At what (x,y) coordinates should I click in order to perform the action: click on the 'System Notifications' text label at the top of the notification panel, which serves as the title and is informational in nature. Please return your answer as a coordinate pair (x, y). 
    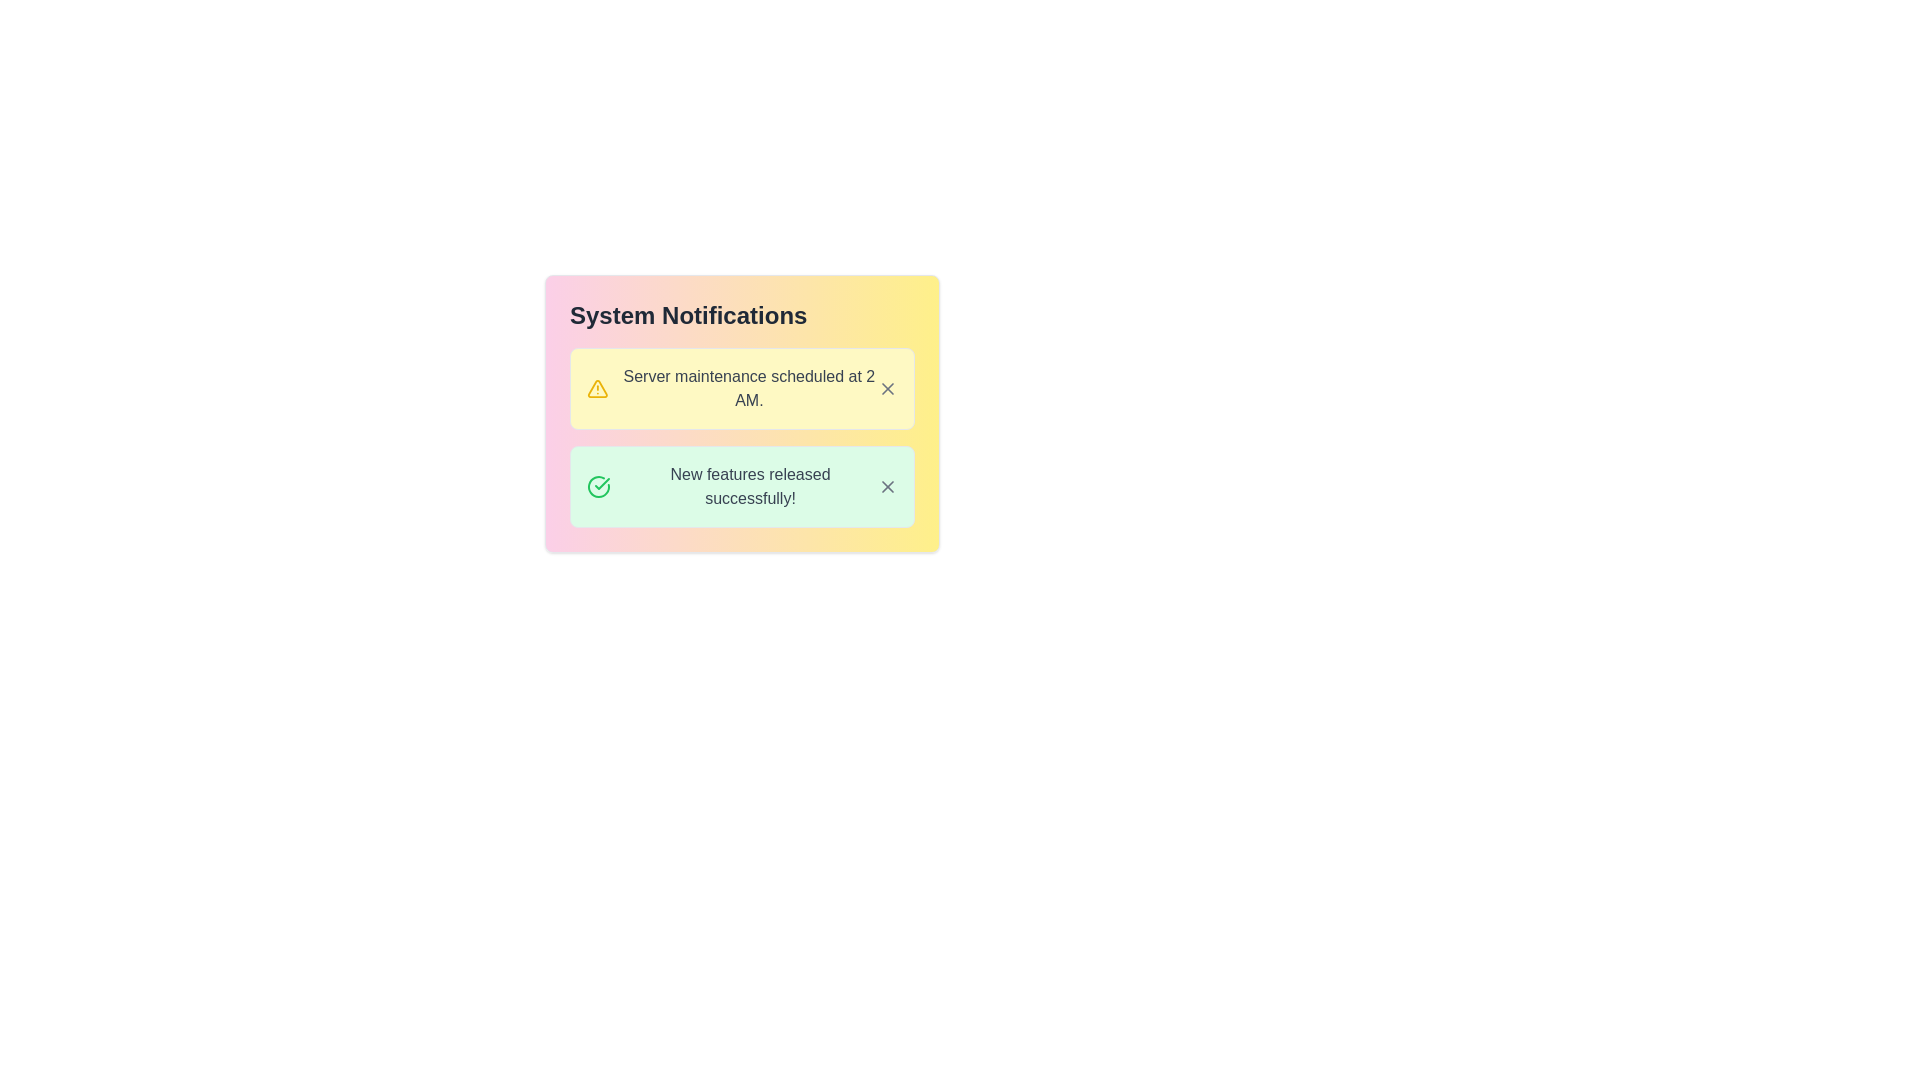
    Looking at the image, I should click on (688, 315).